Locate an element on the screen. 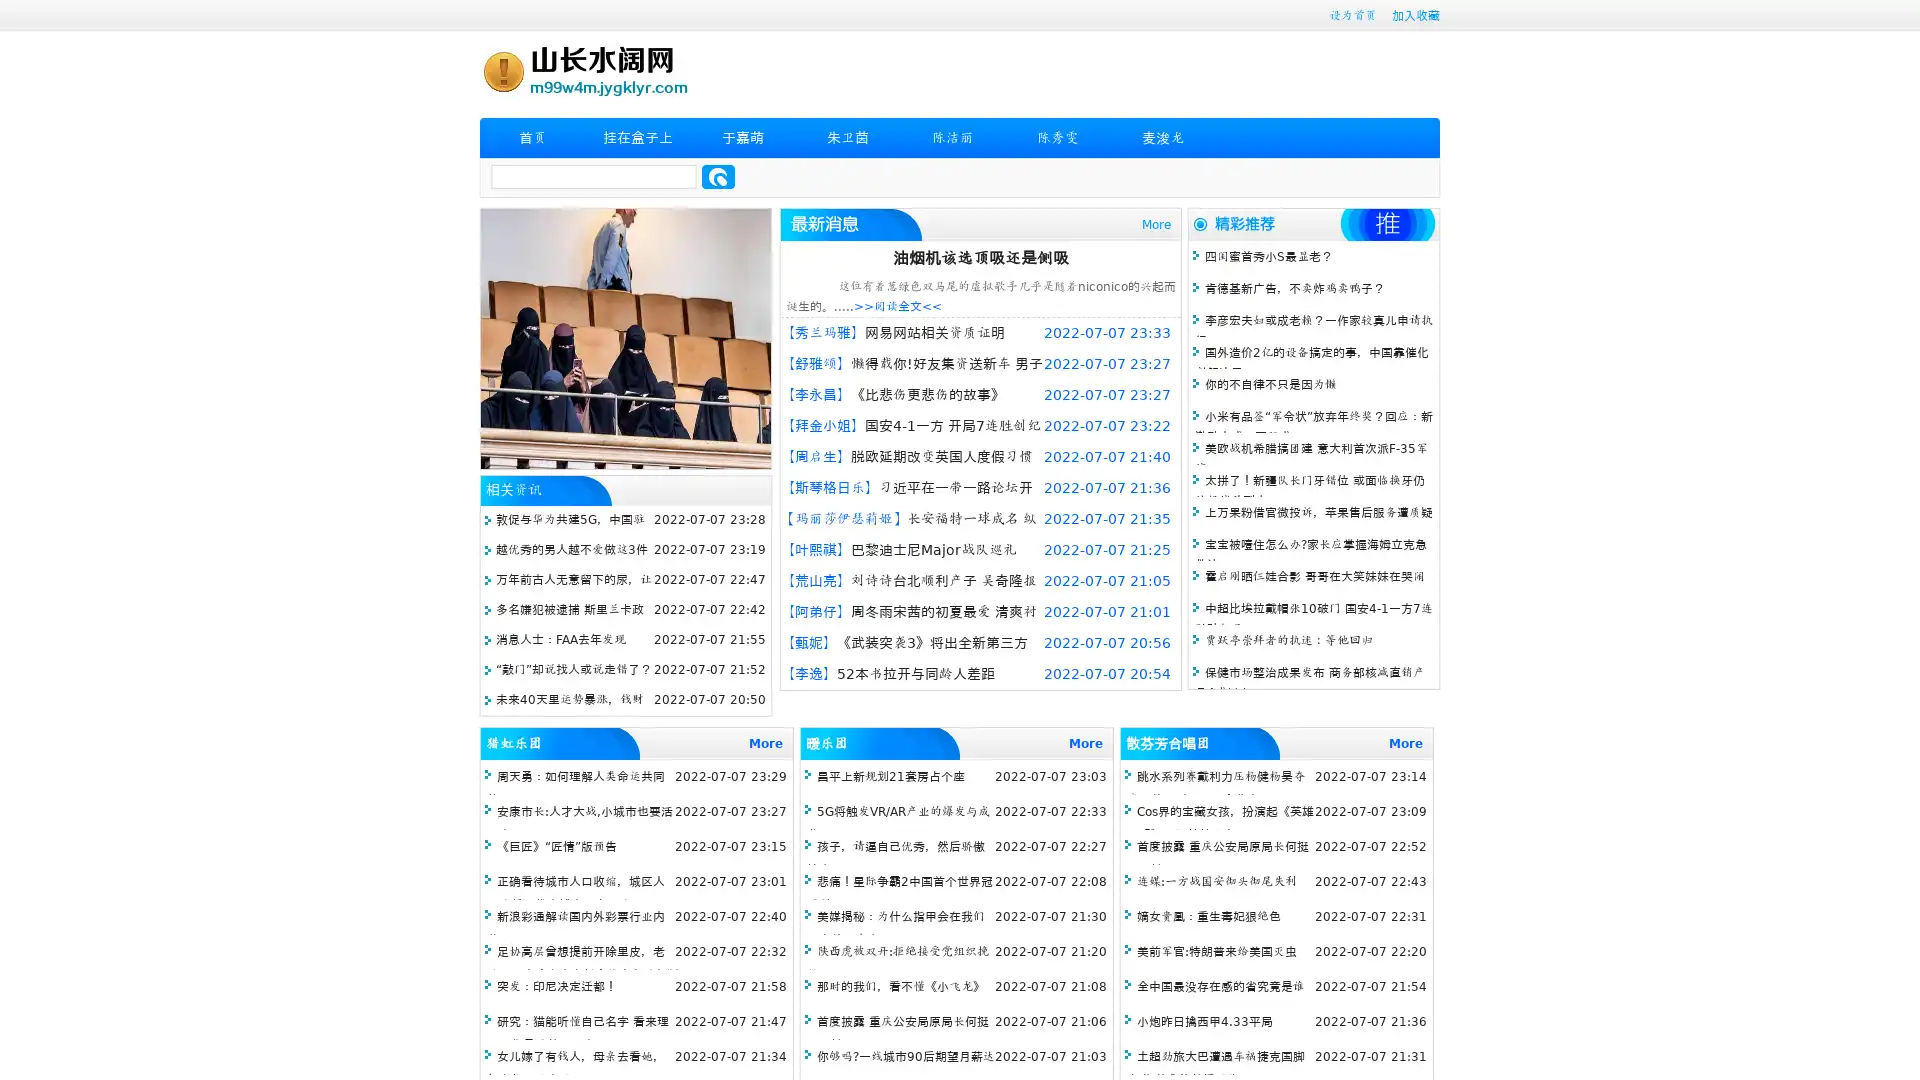  Search is located at coordinates (718, 176).